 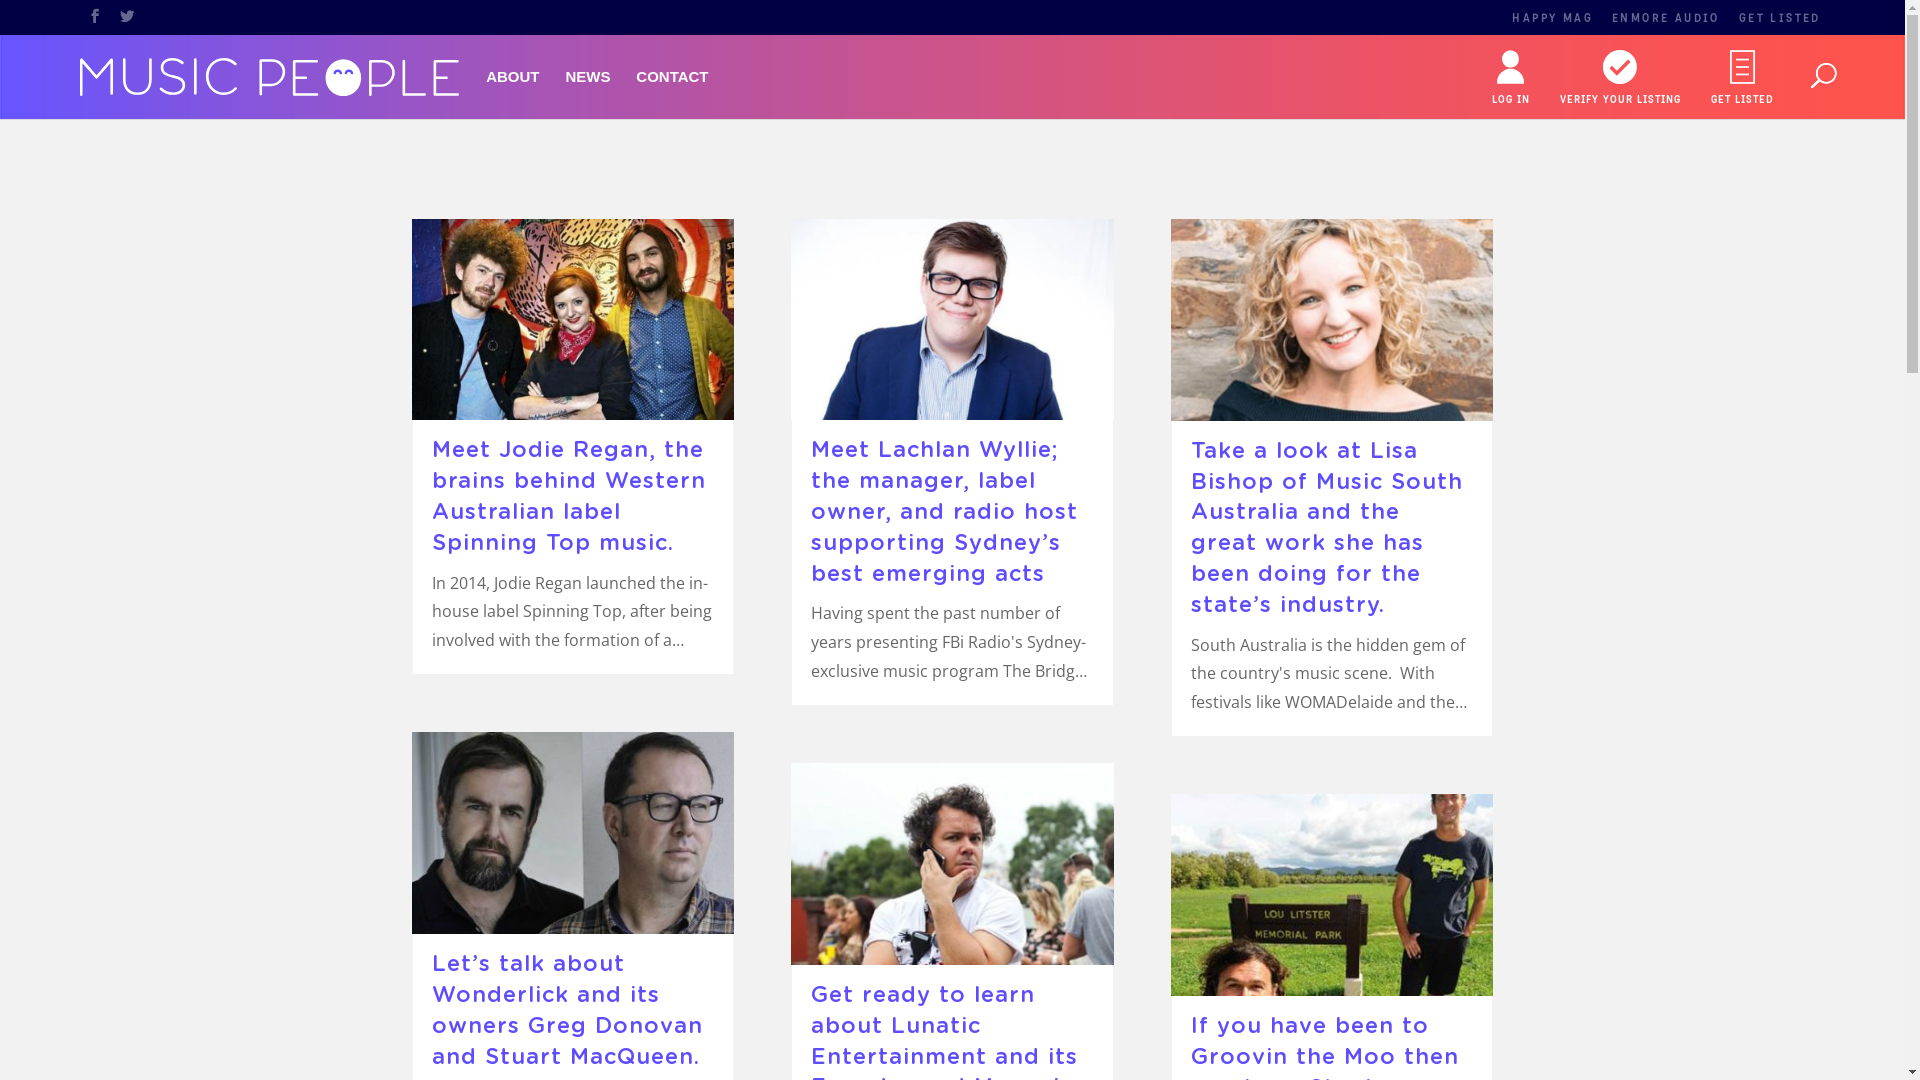 What do you see at coordinates (1492, 76) in the screenshot?
I see `'LOG IN'` at bounding box center [1492, 76].